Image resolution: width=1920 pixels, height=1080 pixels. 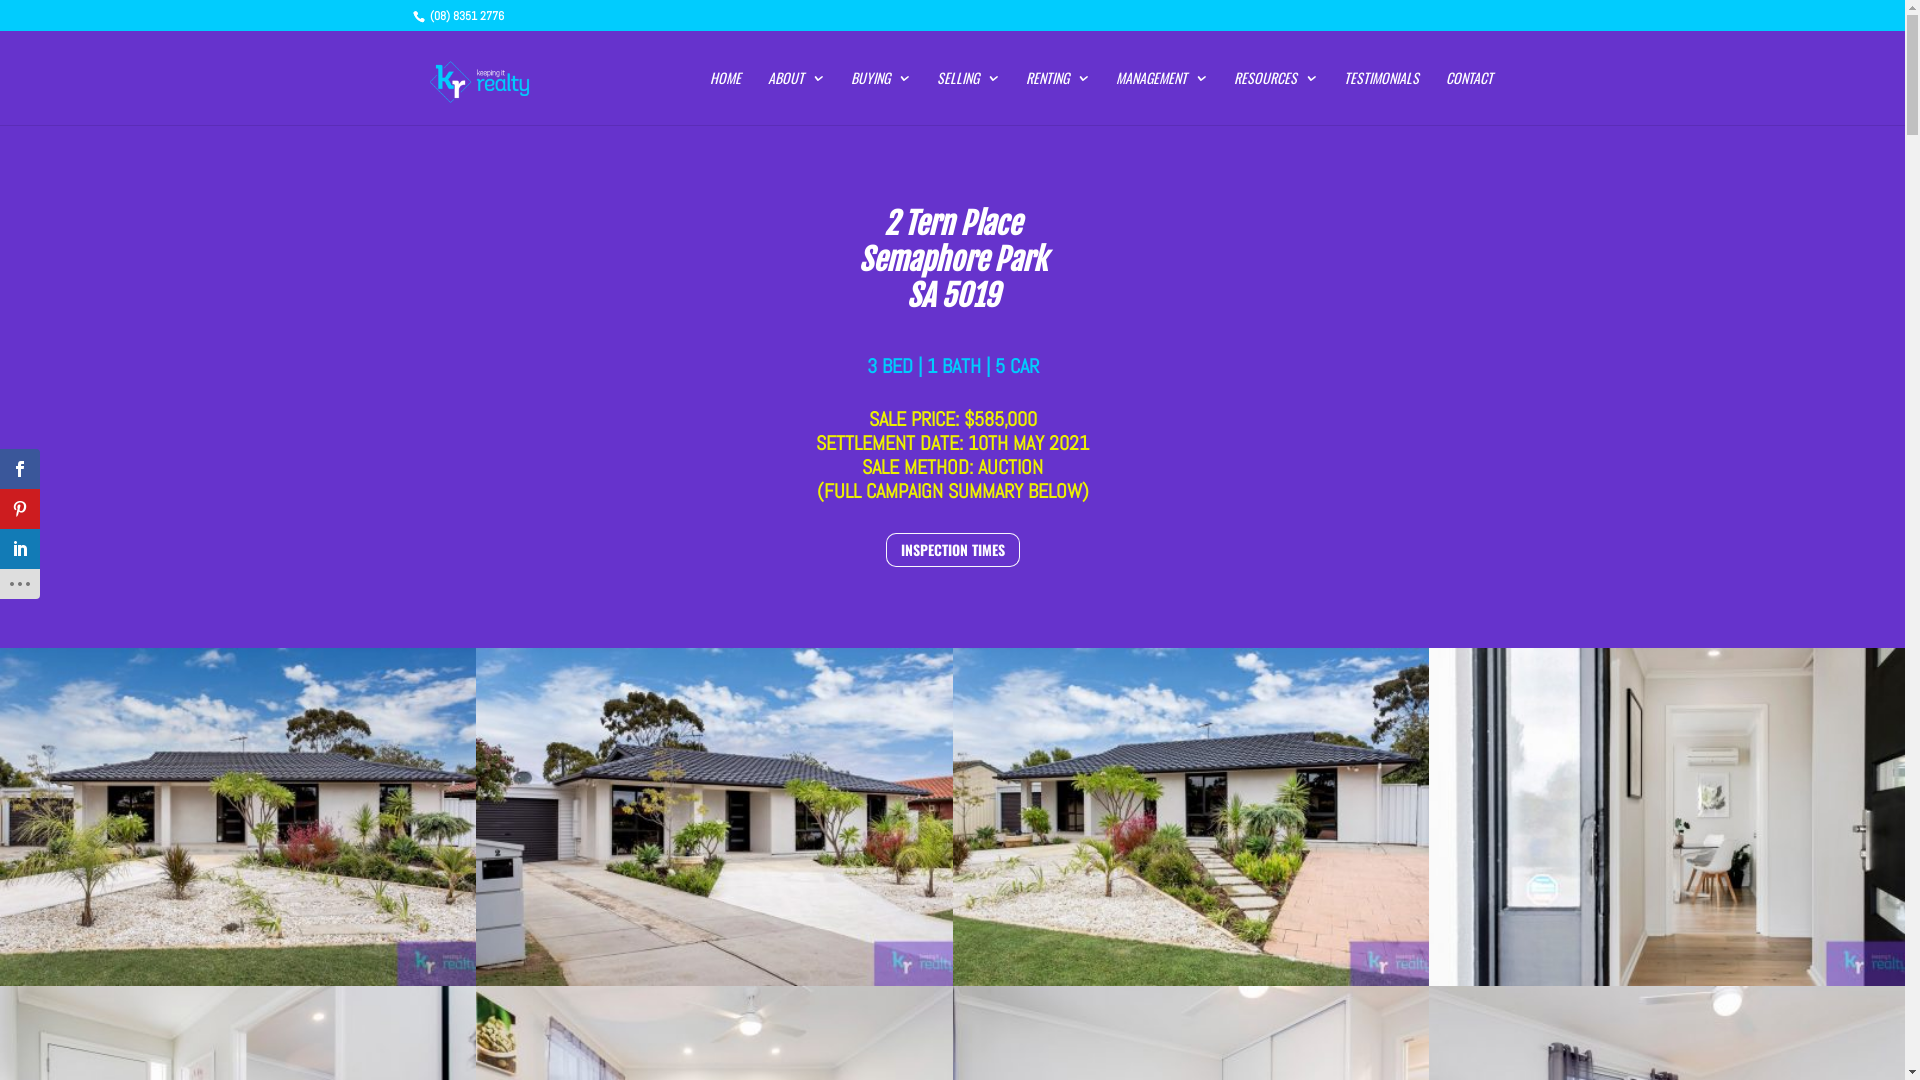 What do you see at coordinates (1026, 97) in the screenshot?
I see `'RENTING'` at bounding box center [1026, 97].